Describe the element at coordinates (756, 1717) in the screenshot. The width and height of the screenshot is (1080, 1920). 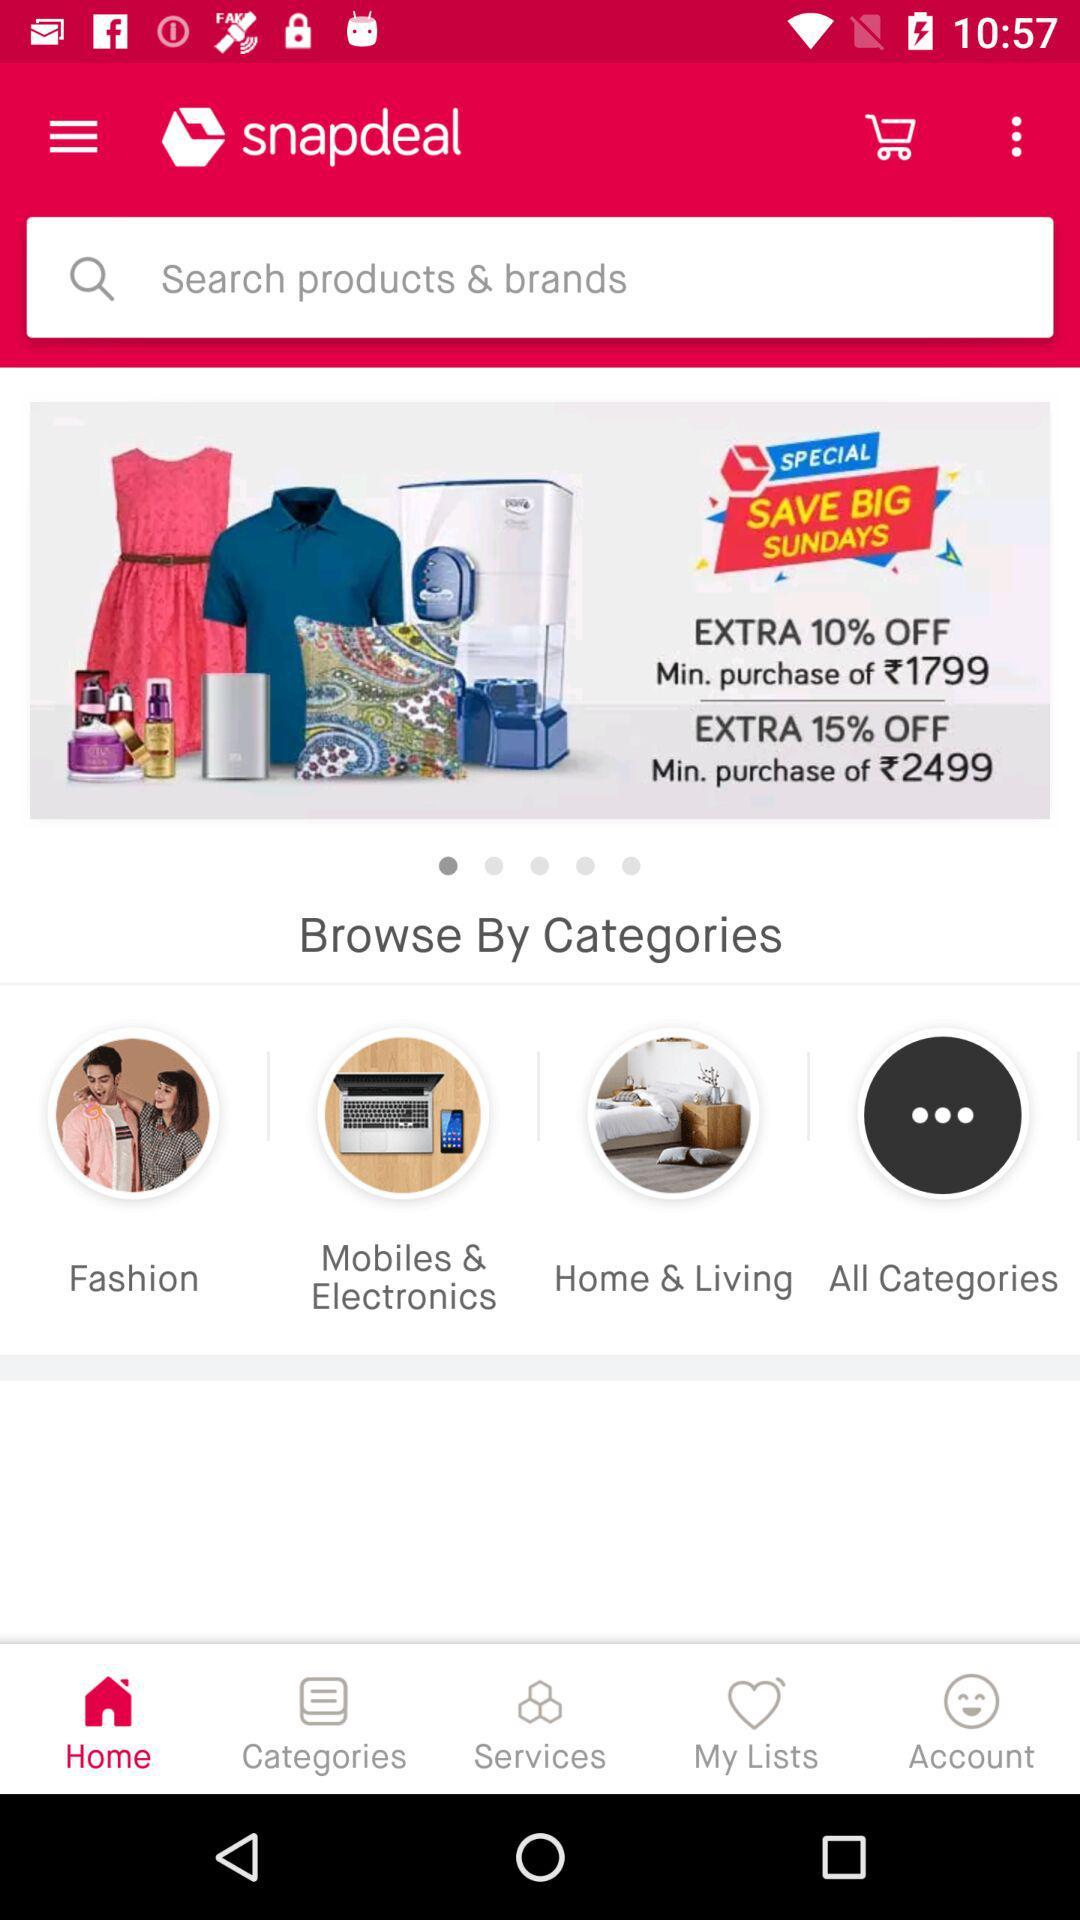
I see `the item to the left of the account item` at that location.